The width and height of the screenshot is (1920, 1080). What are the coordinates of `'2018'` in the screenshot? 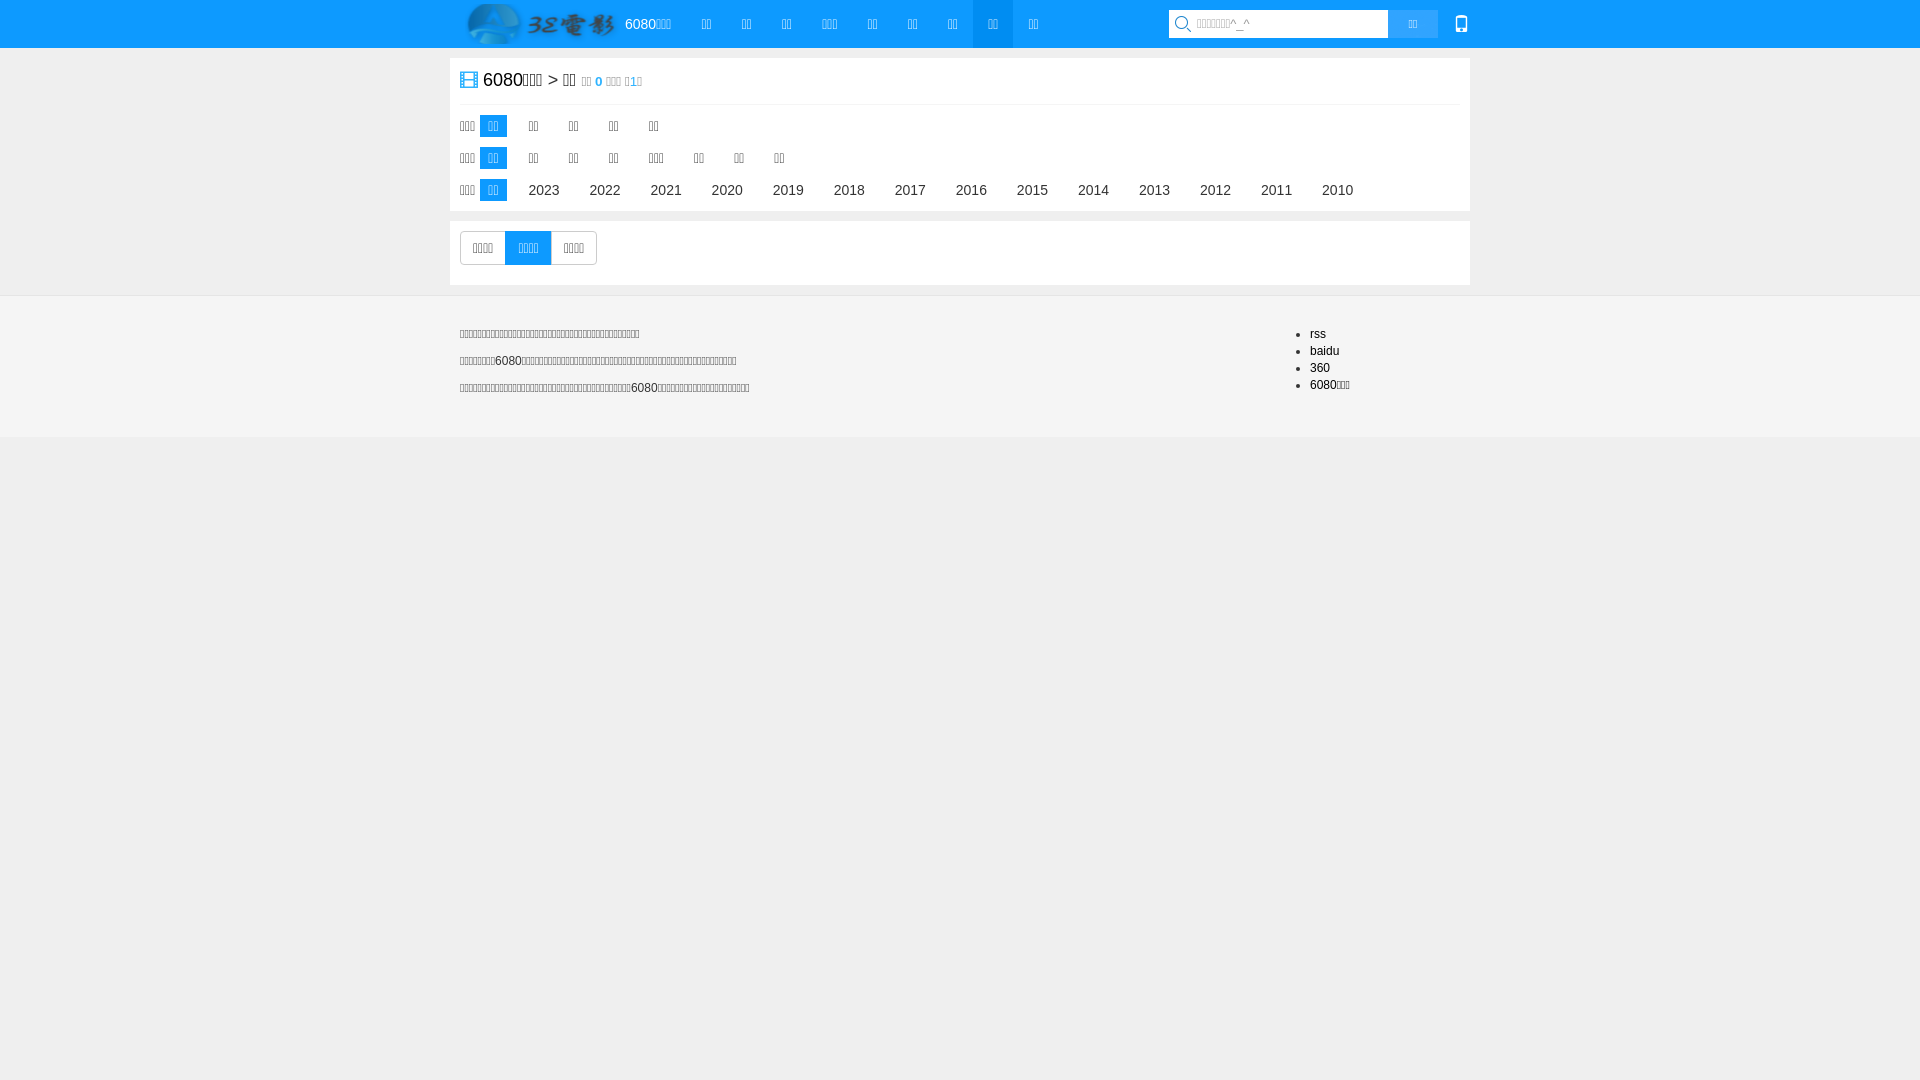 It's located at (825, 189).